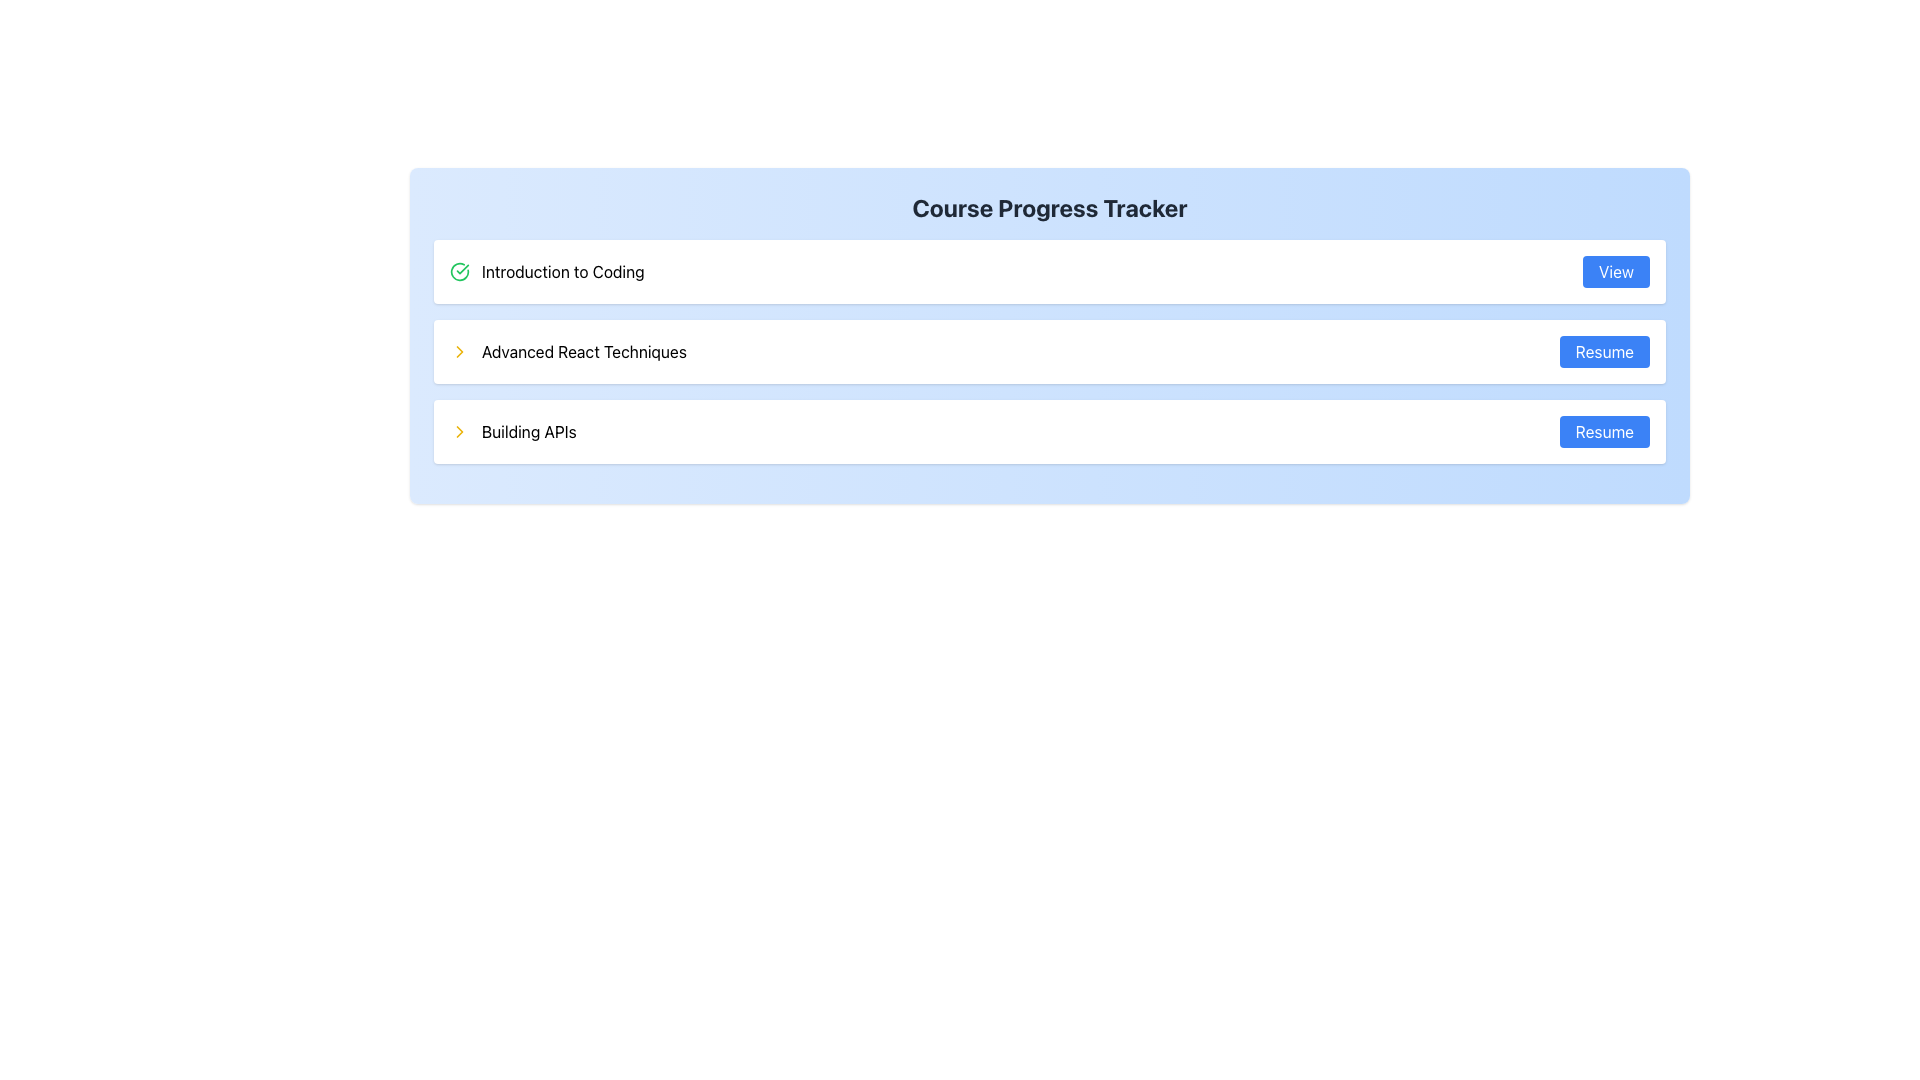 This screenshot has width=1920, height=1080. What do you see at coordinates (567, 350) in the screenshot?
I see `the static text label for the course titled 'Advanced React Techniques', which is positioned to the left of the 'Resume' button` at bounding box center [567, 350].